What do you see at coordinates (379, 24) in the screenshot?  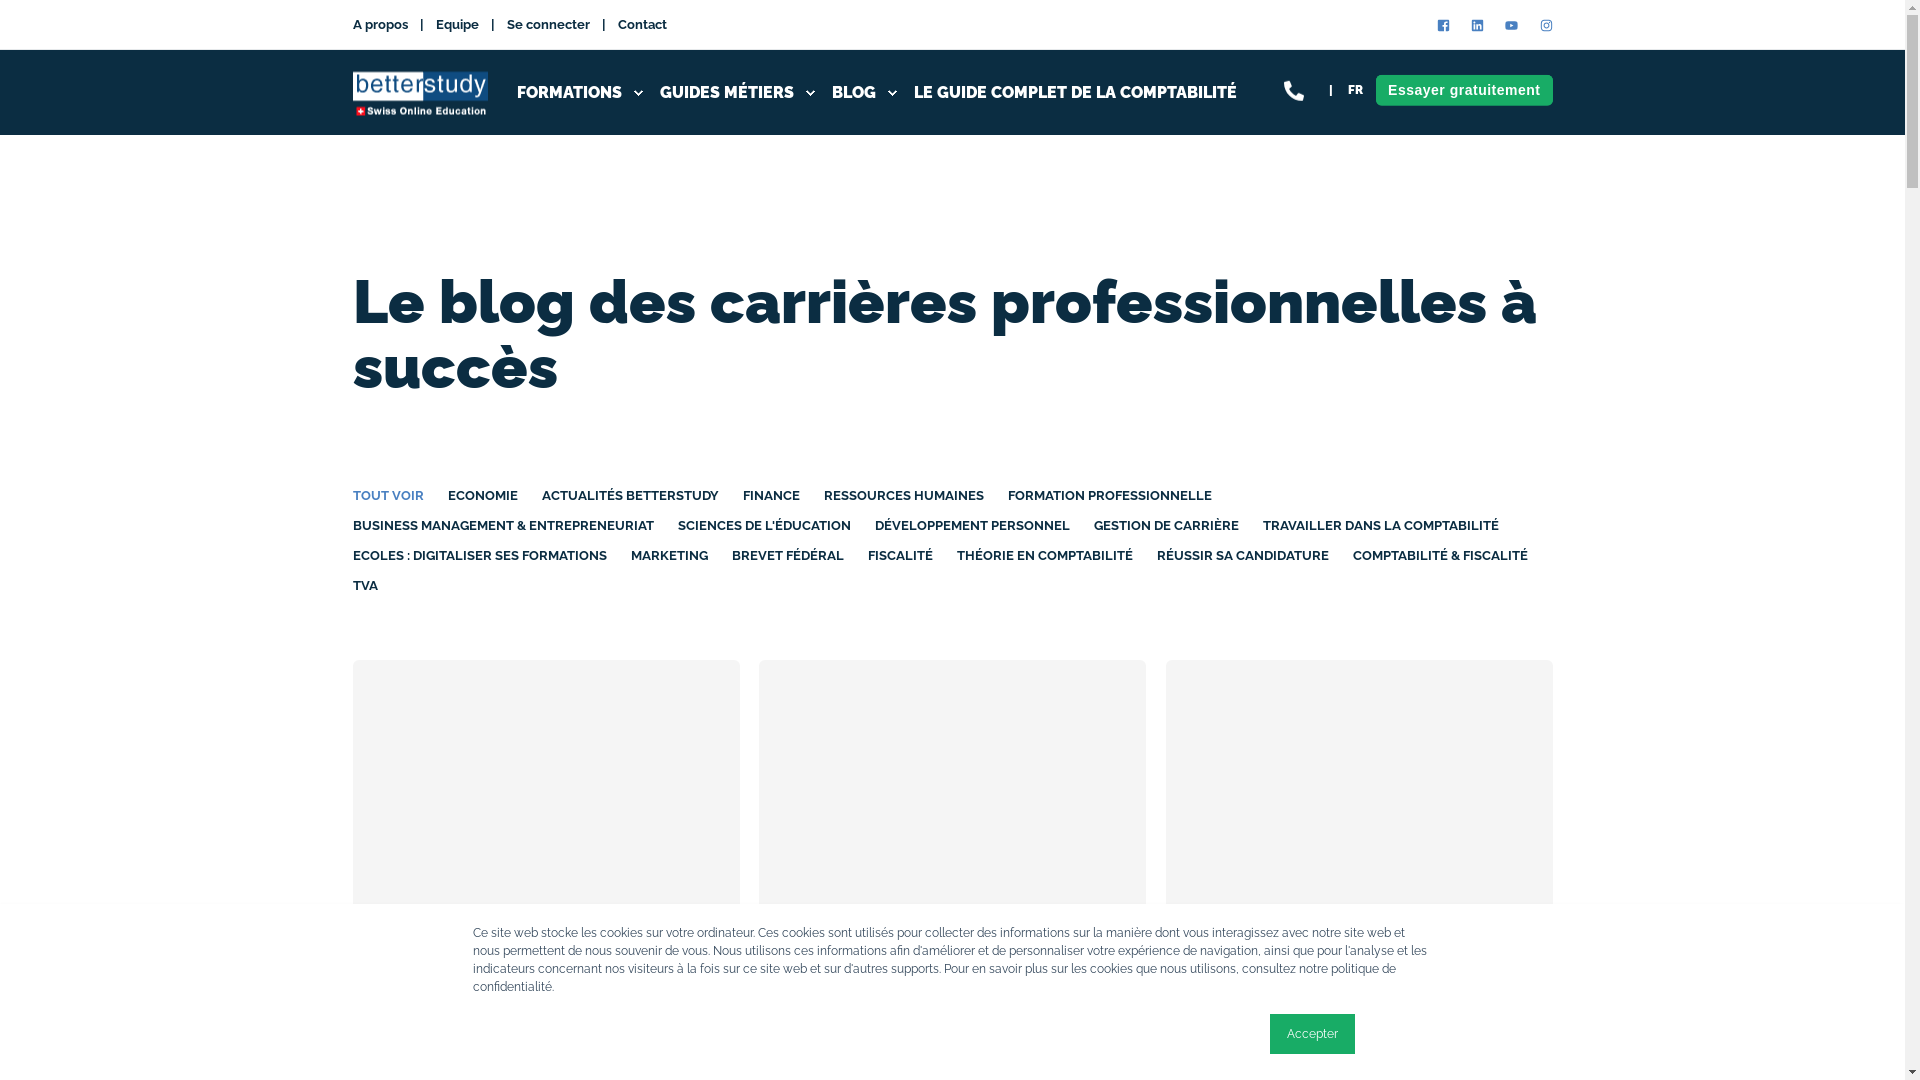 I see `'A propos'` at bounding box center [379, 24].